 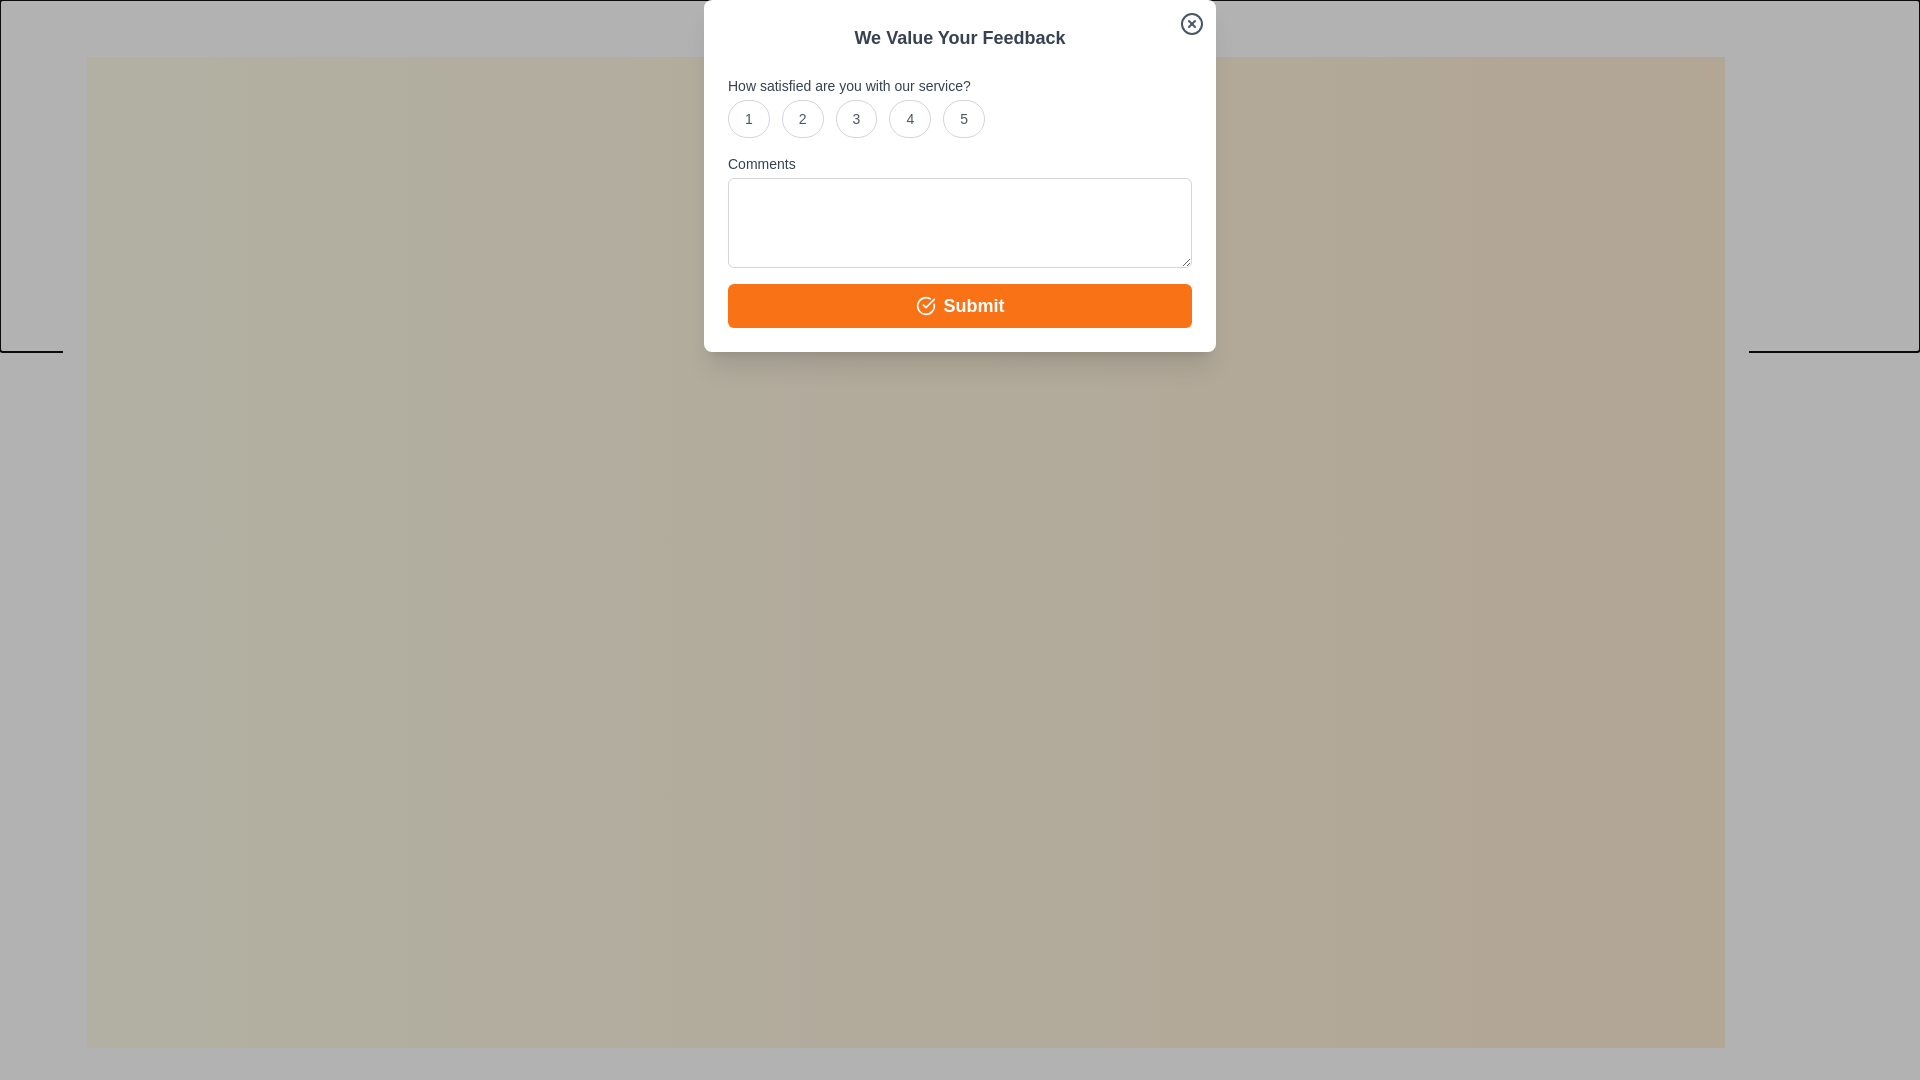 I want to click on the close button in the top-right corner of the dialog to close it, so click(x=1727, y=52).